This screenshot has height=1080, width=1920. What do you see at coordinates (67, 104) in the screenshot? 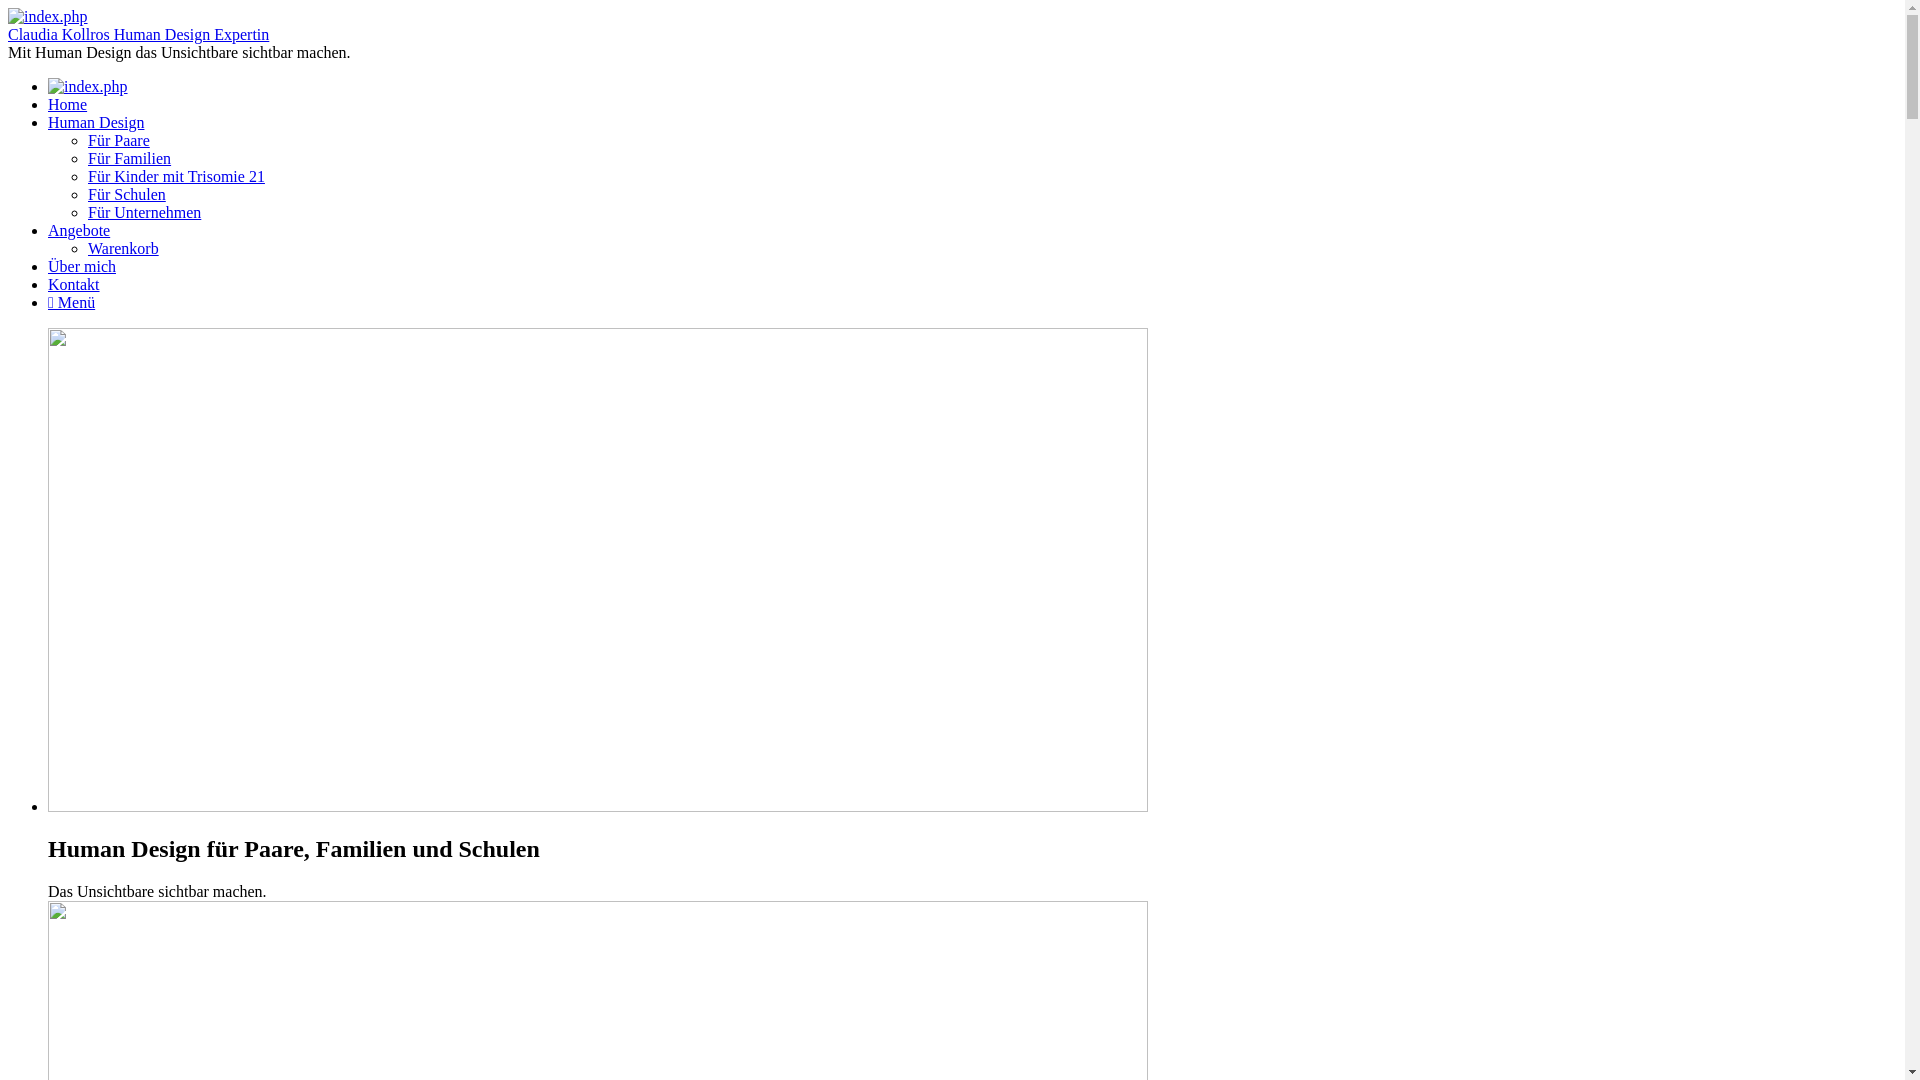
I see `'Home'` at bounding box center [67, 104].